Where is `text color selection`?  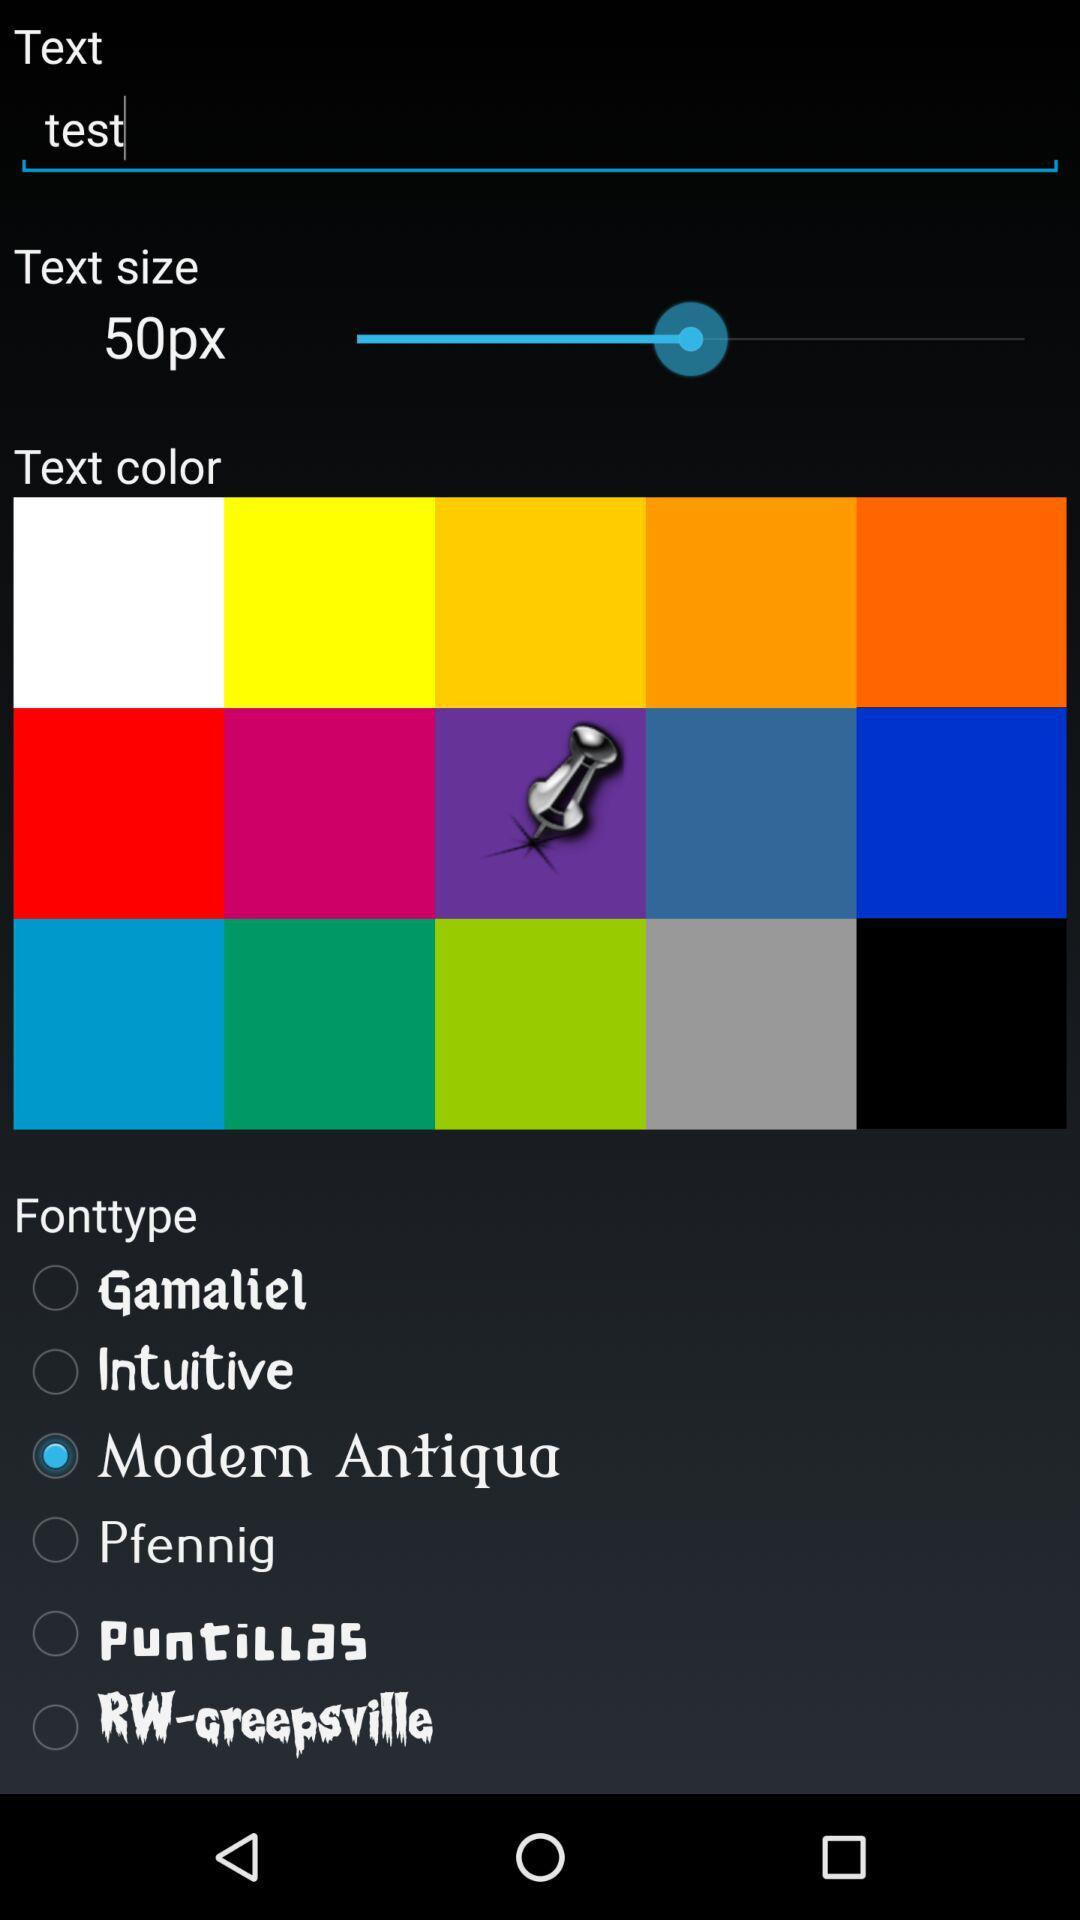
text color selection is located at coordinates (751, 813).